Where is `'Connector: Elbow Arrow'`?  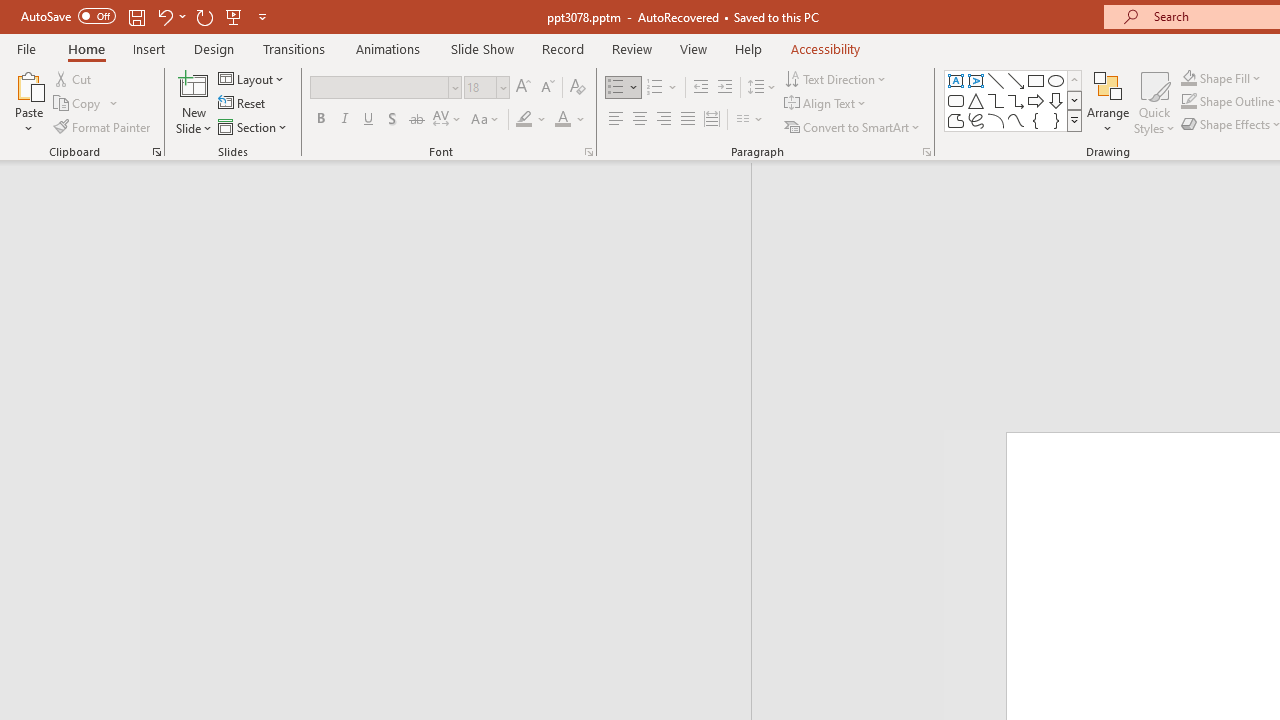
'Connector: Elbow Arrow' is located at coordinates (1016, 100).